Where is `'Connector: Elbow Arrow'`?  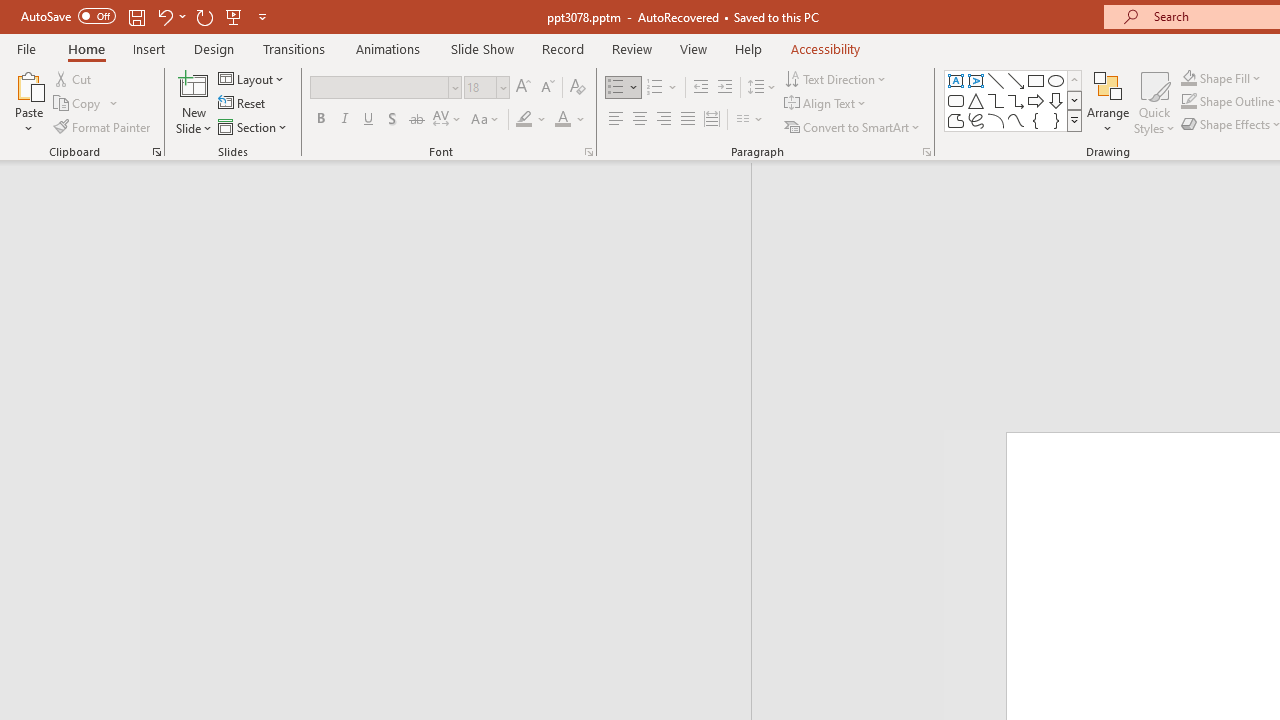
'Connector: Elbow Arrow' is located at coordinates (1016, 100).